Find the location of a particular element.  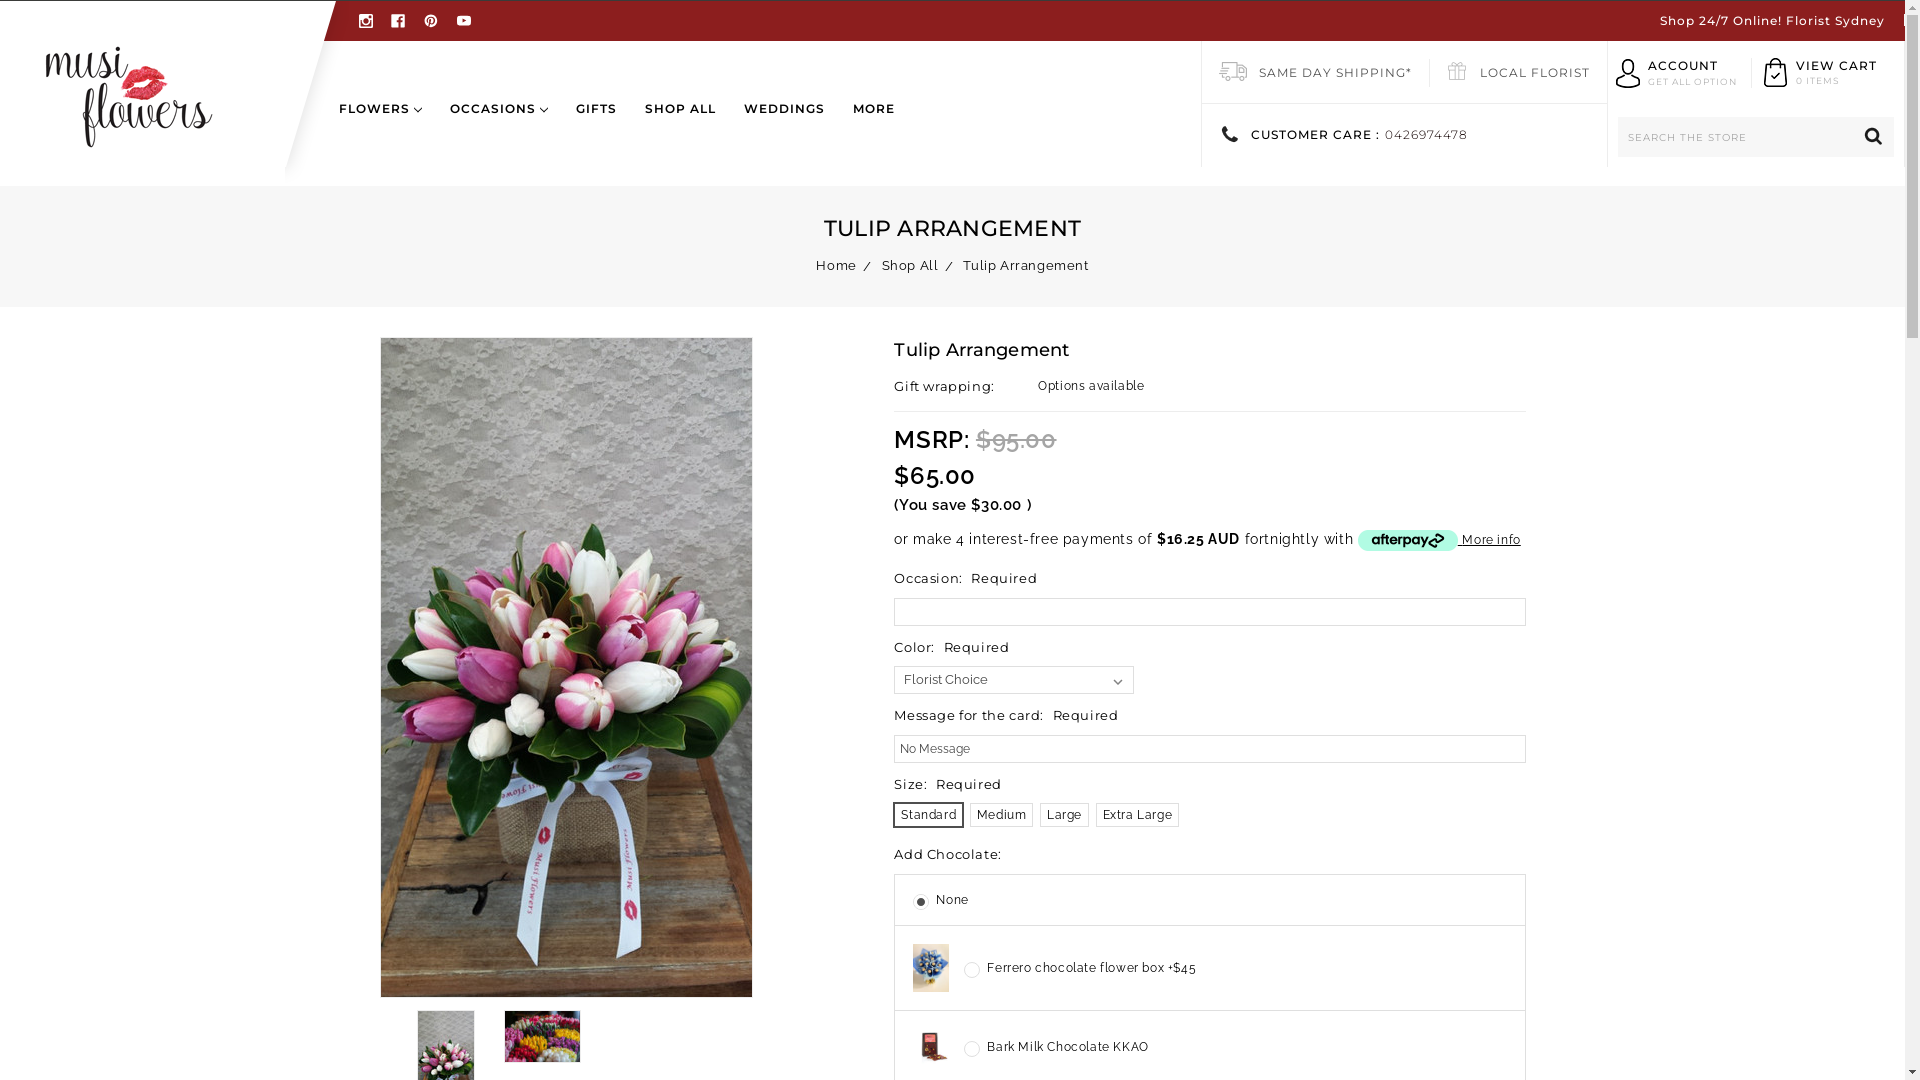

'GIFTS' is located at coordinates (595, 123).